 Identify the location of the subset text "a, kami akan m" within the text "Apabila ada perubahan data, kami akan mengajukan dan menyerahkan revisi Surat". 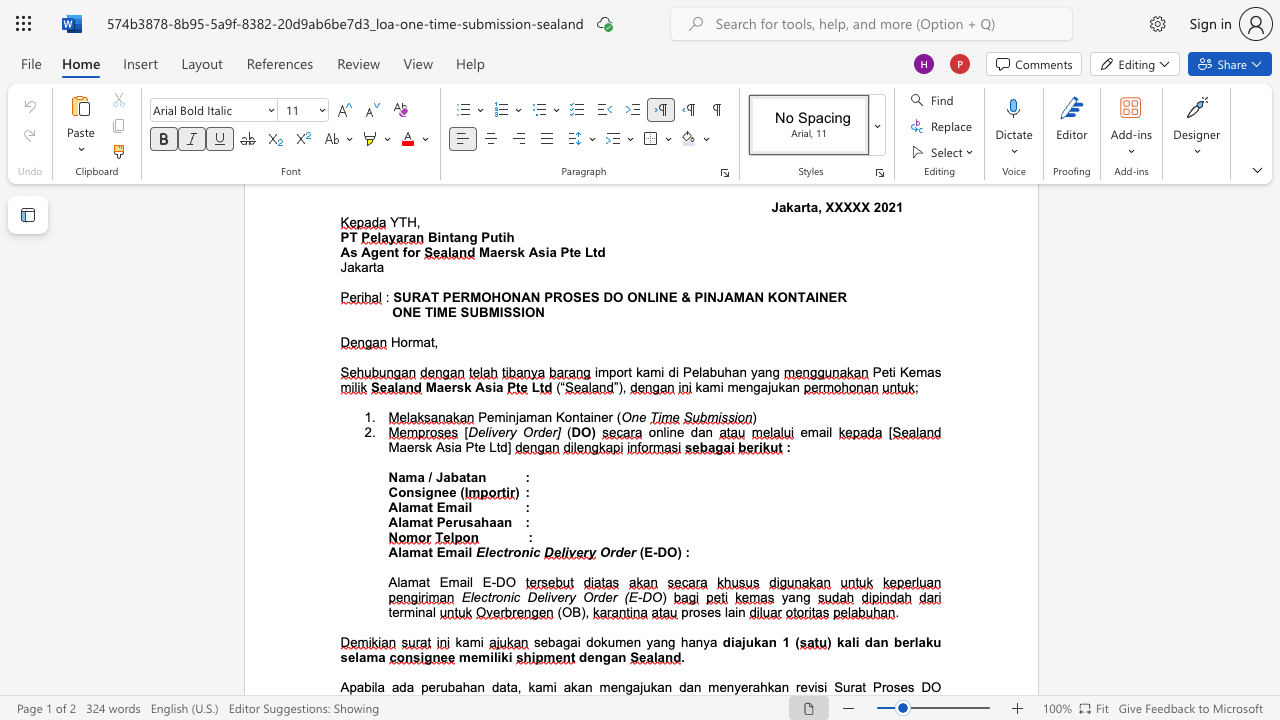
(510, 686).